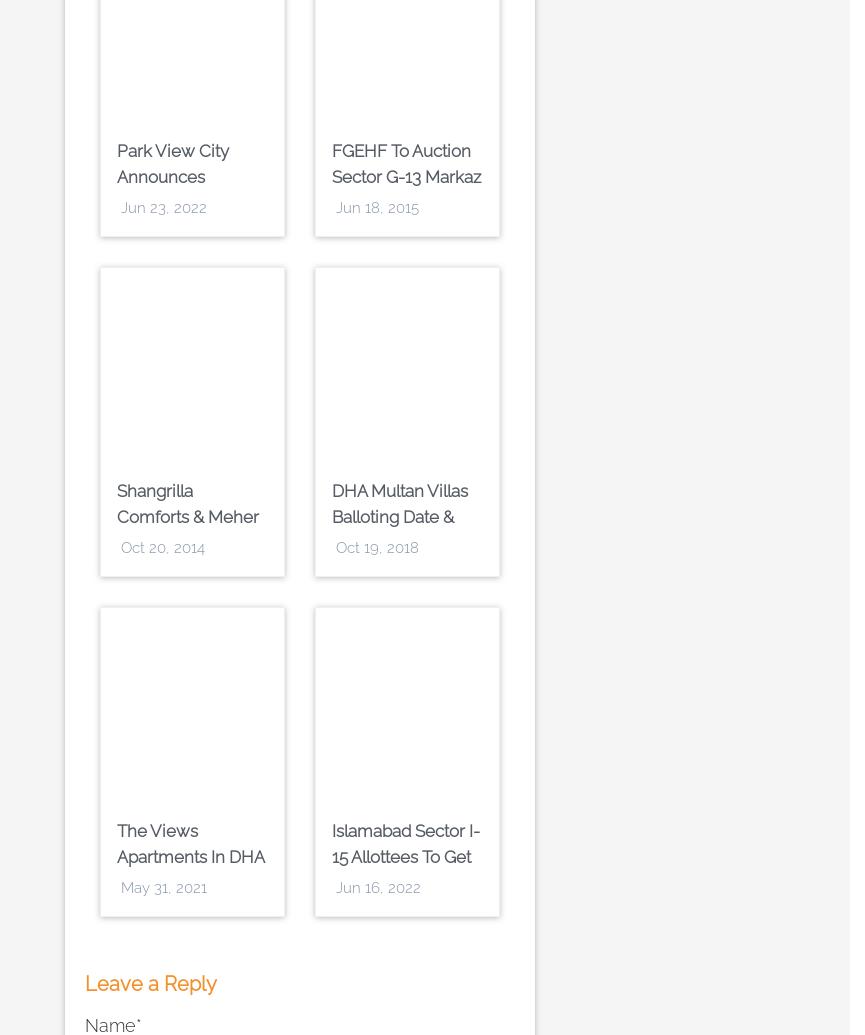 This screenshot has height=1035, width=865. What do you see at coordinates (406, 176) in the screenshot?
I see `'FGEHF to Auction Sector G-13 Markaz Commercial Plots'` at bounding box center [406, 176].